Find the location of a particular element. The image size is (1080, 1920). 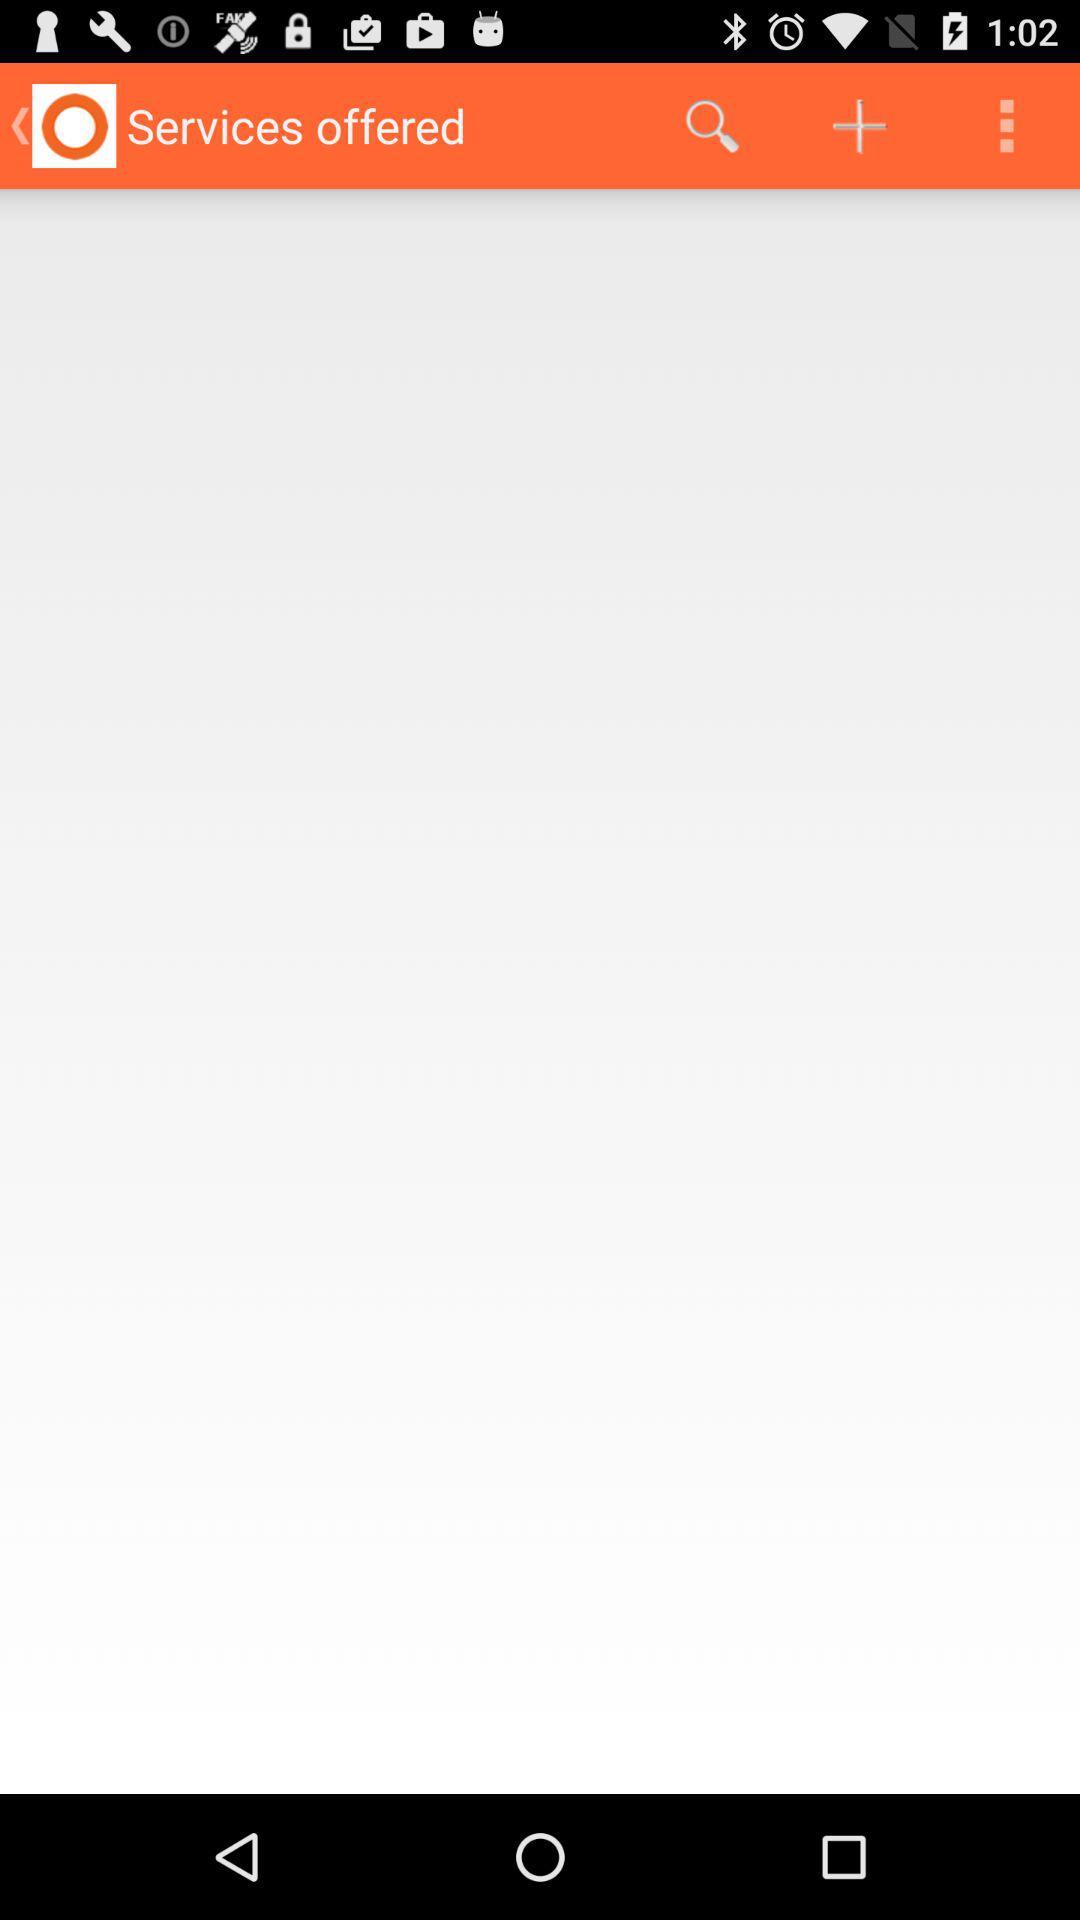

app to the right of the services offered icon is located at coordinates (711, 124).